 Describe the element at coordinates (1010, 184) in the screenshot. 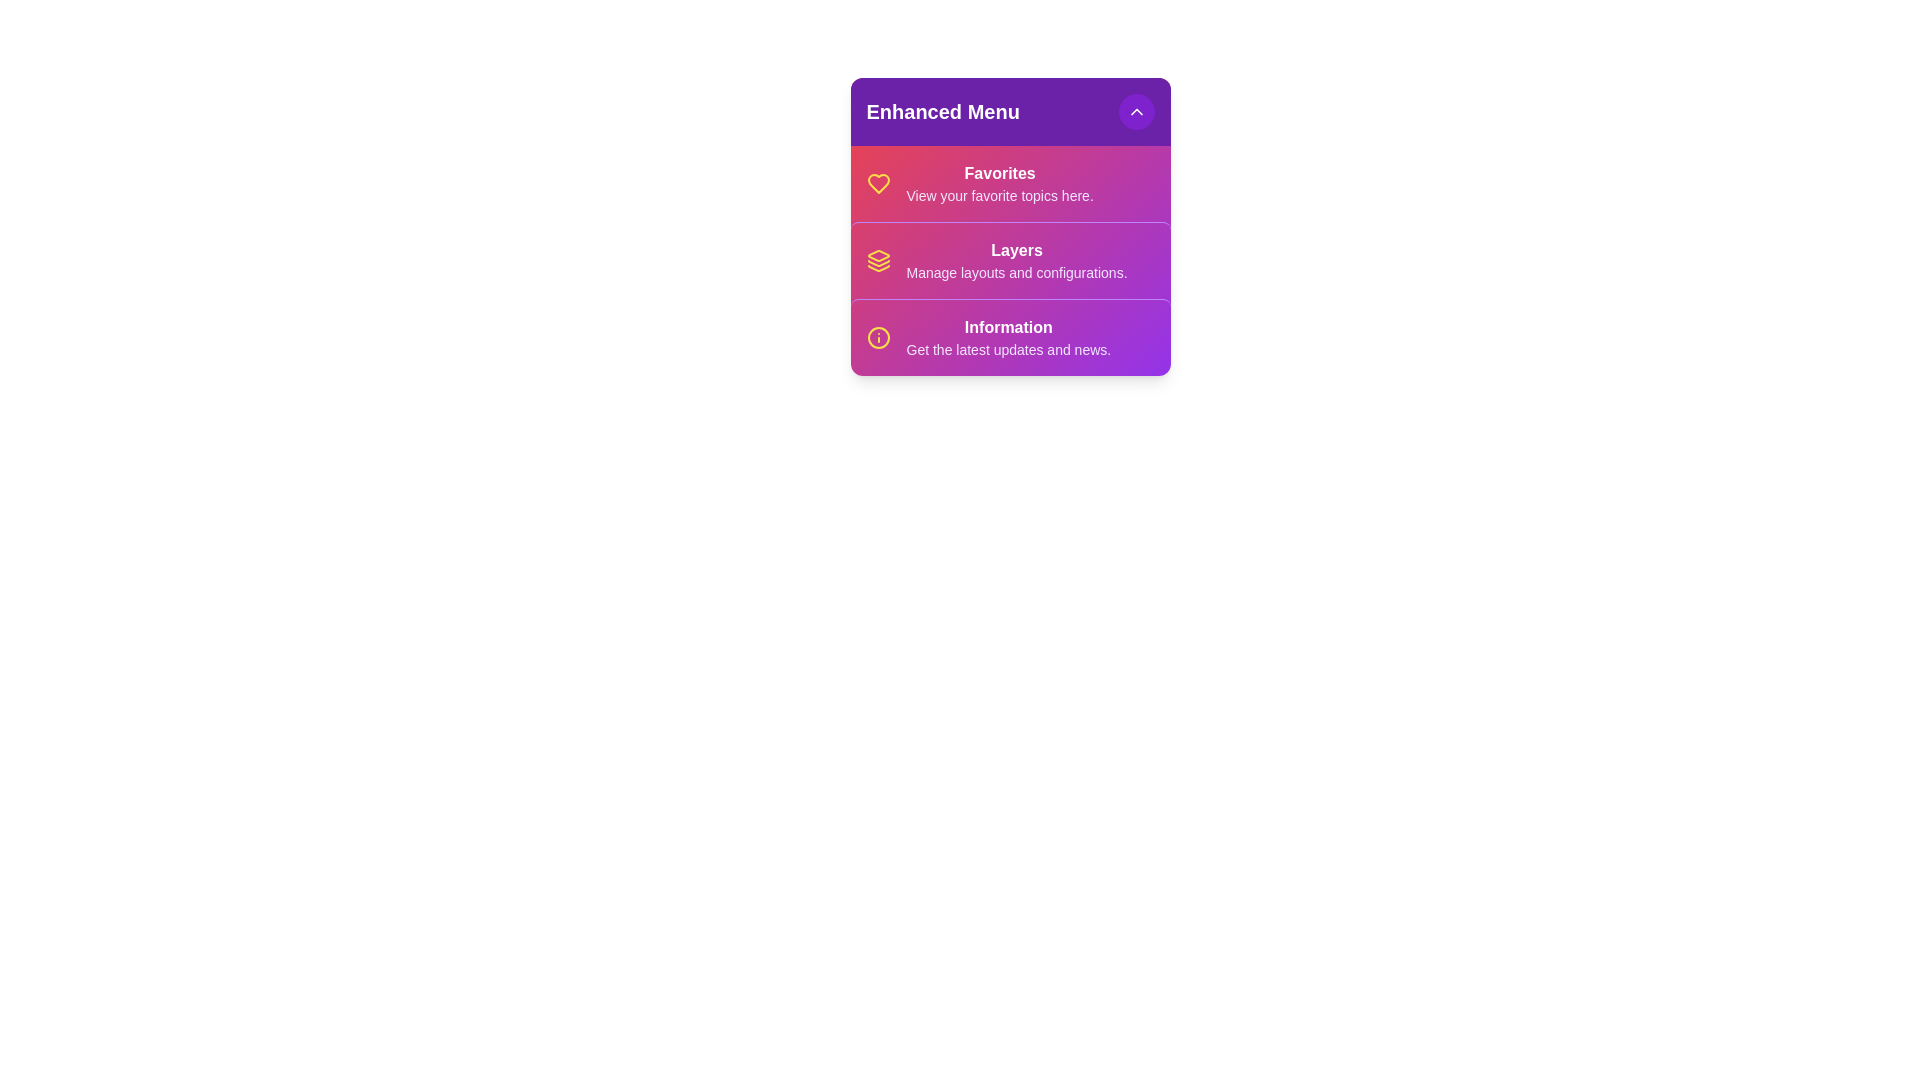

I see `the menu item Favorites to view its hover effect` at that location.